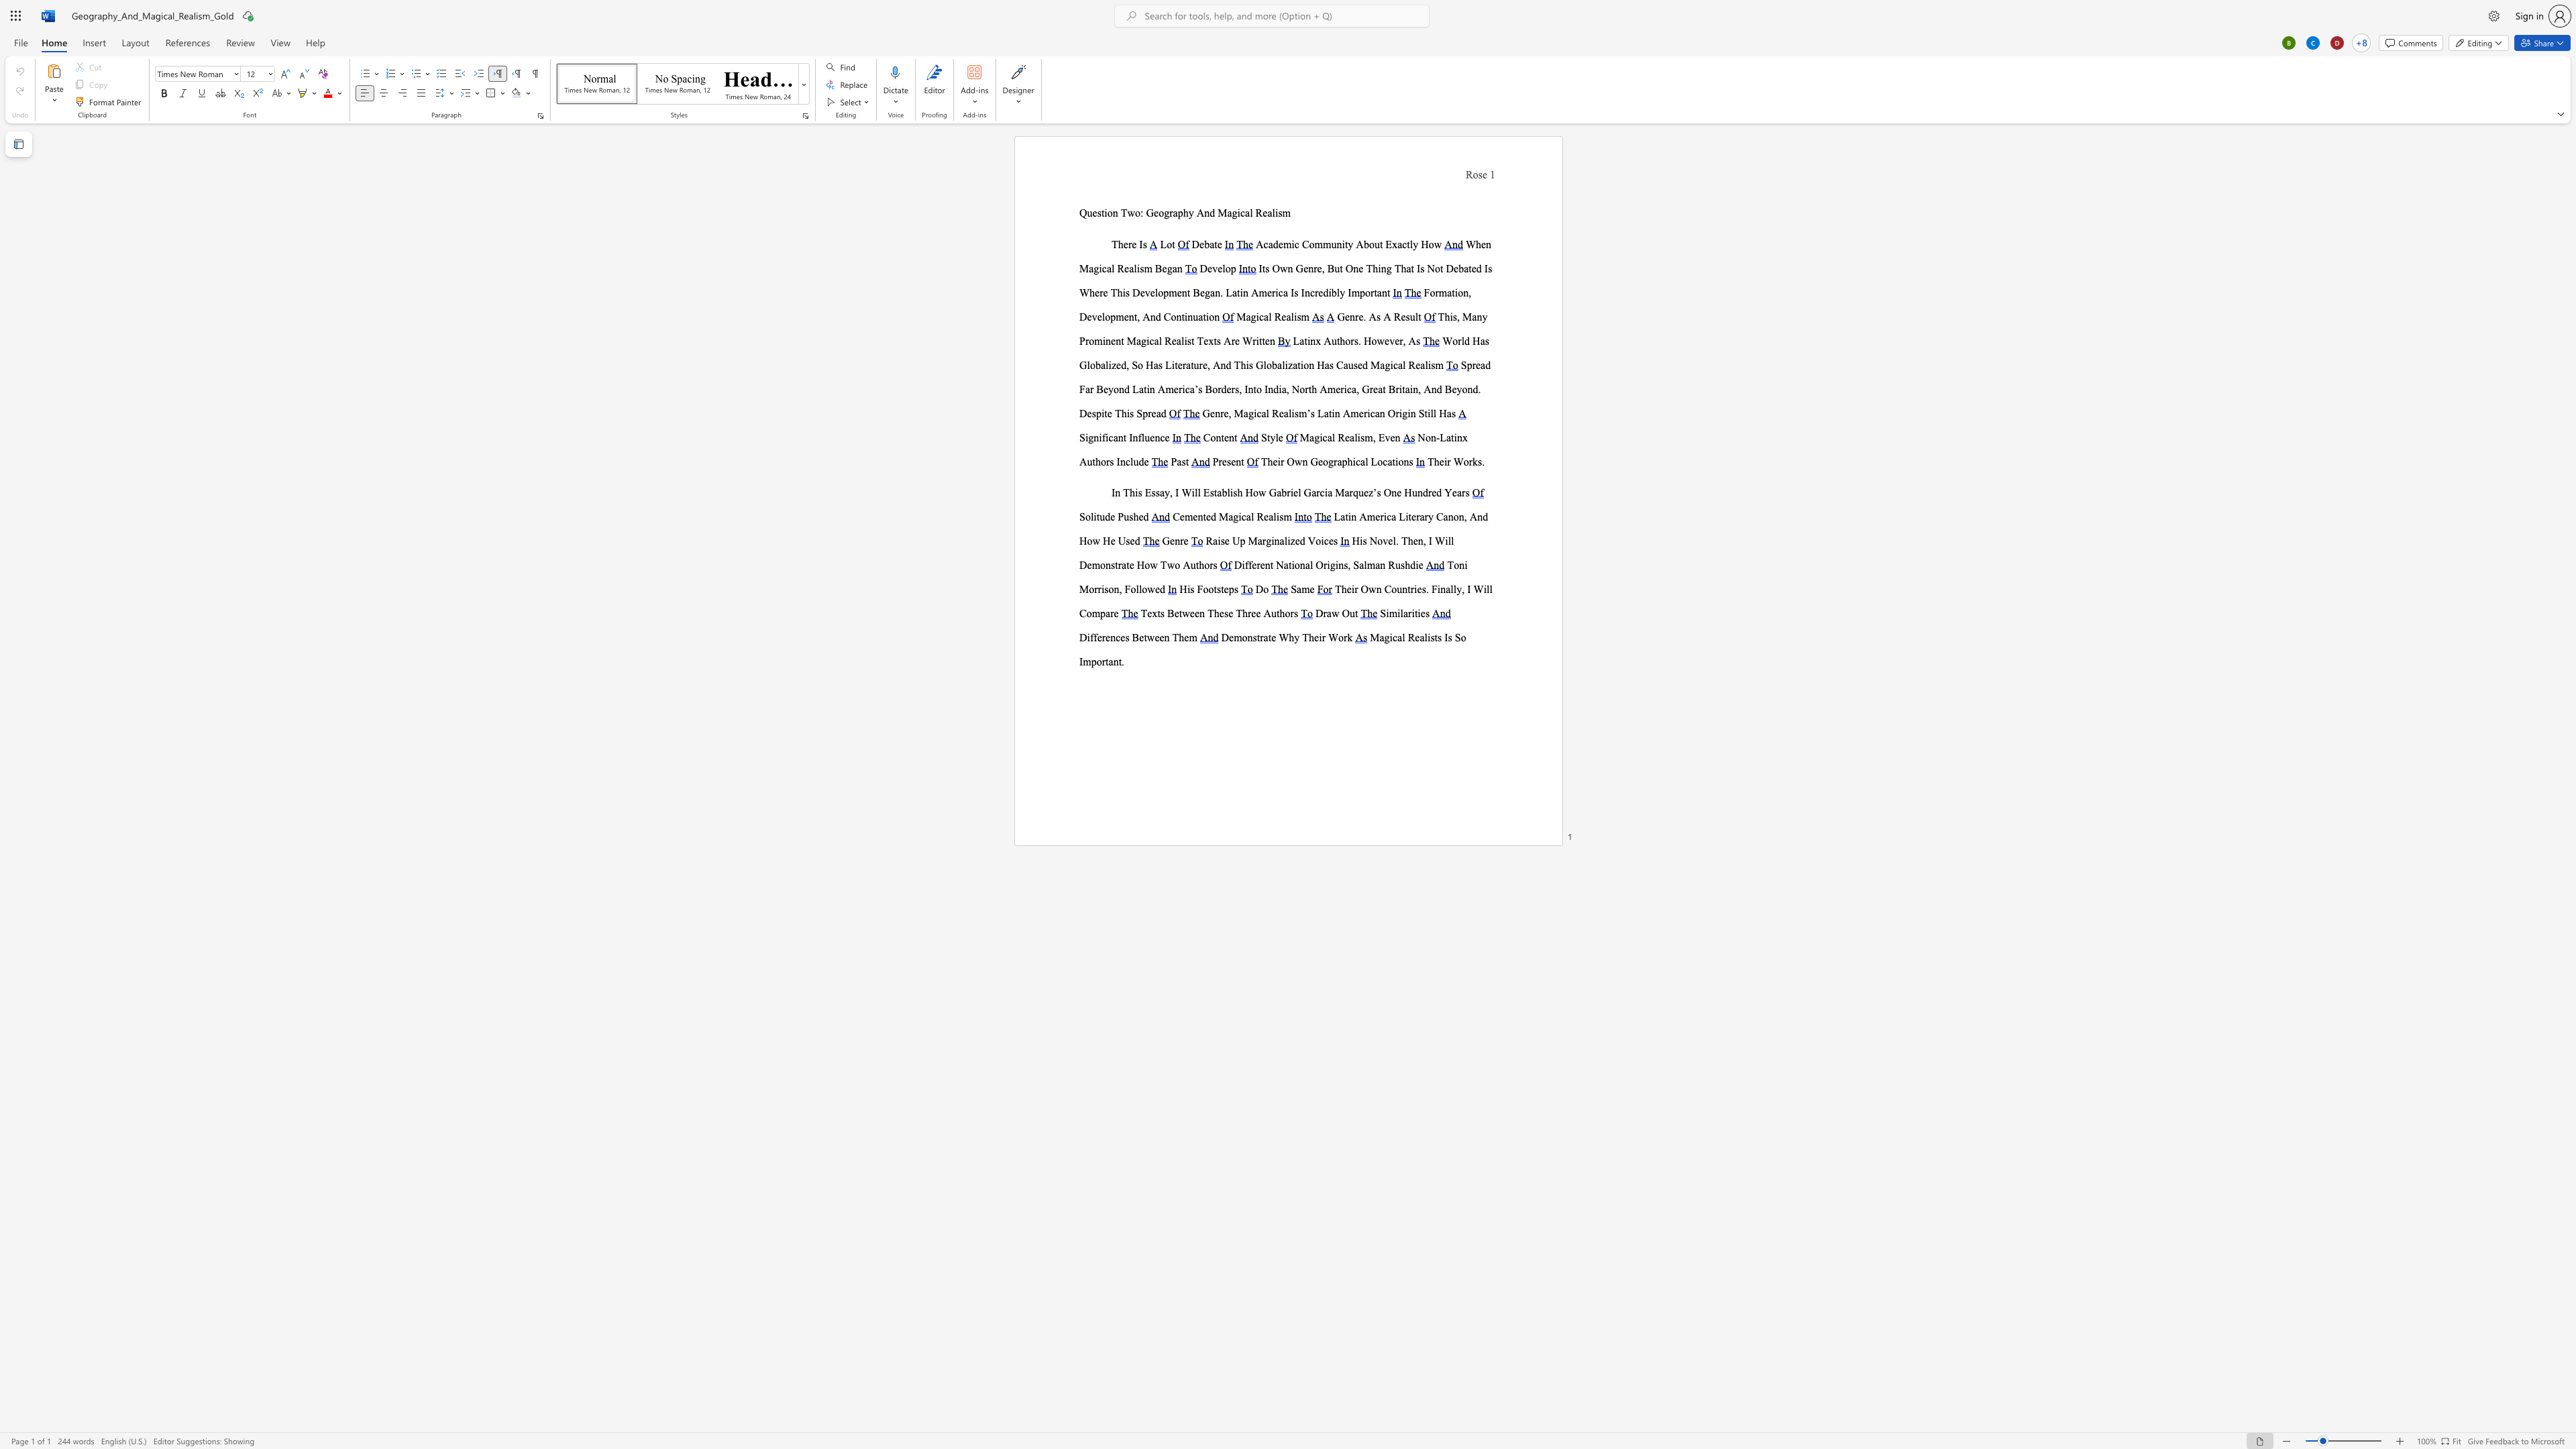  I want to click on the space between the continuous character "i" and "n" in the text, so click(1457, 437).